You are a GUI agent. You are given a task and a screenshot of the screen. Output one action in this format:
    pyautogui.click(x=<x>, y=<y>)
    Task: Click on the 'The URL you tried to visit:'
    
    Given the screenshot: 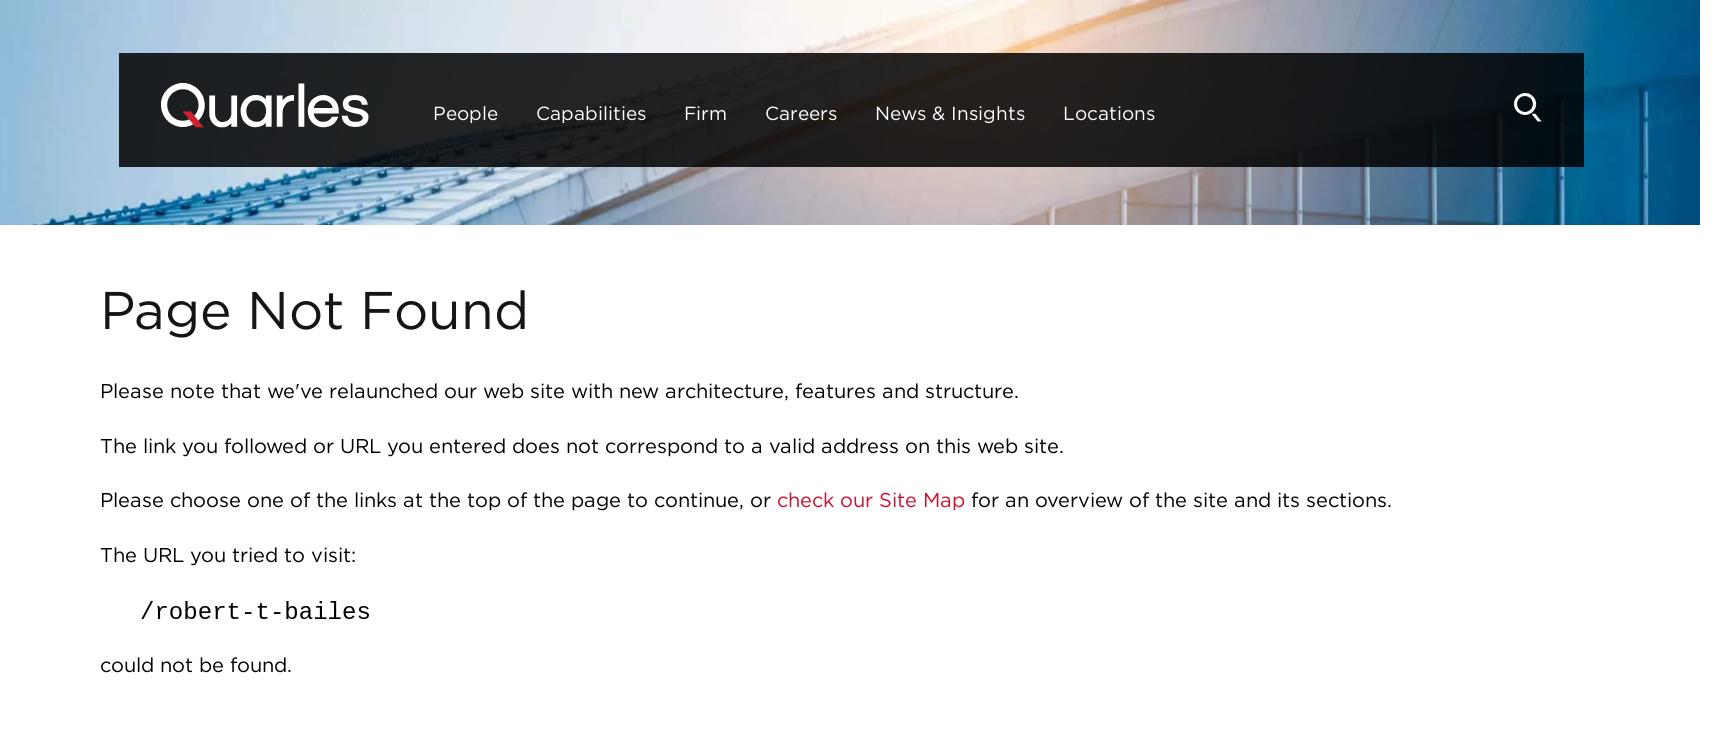 What is the action you would take?
    pyautogui.click(x=226, y=553)
    